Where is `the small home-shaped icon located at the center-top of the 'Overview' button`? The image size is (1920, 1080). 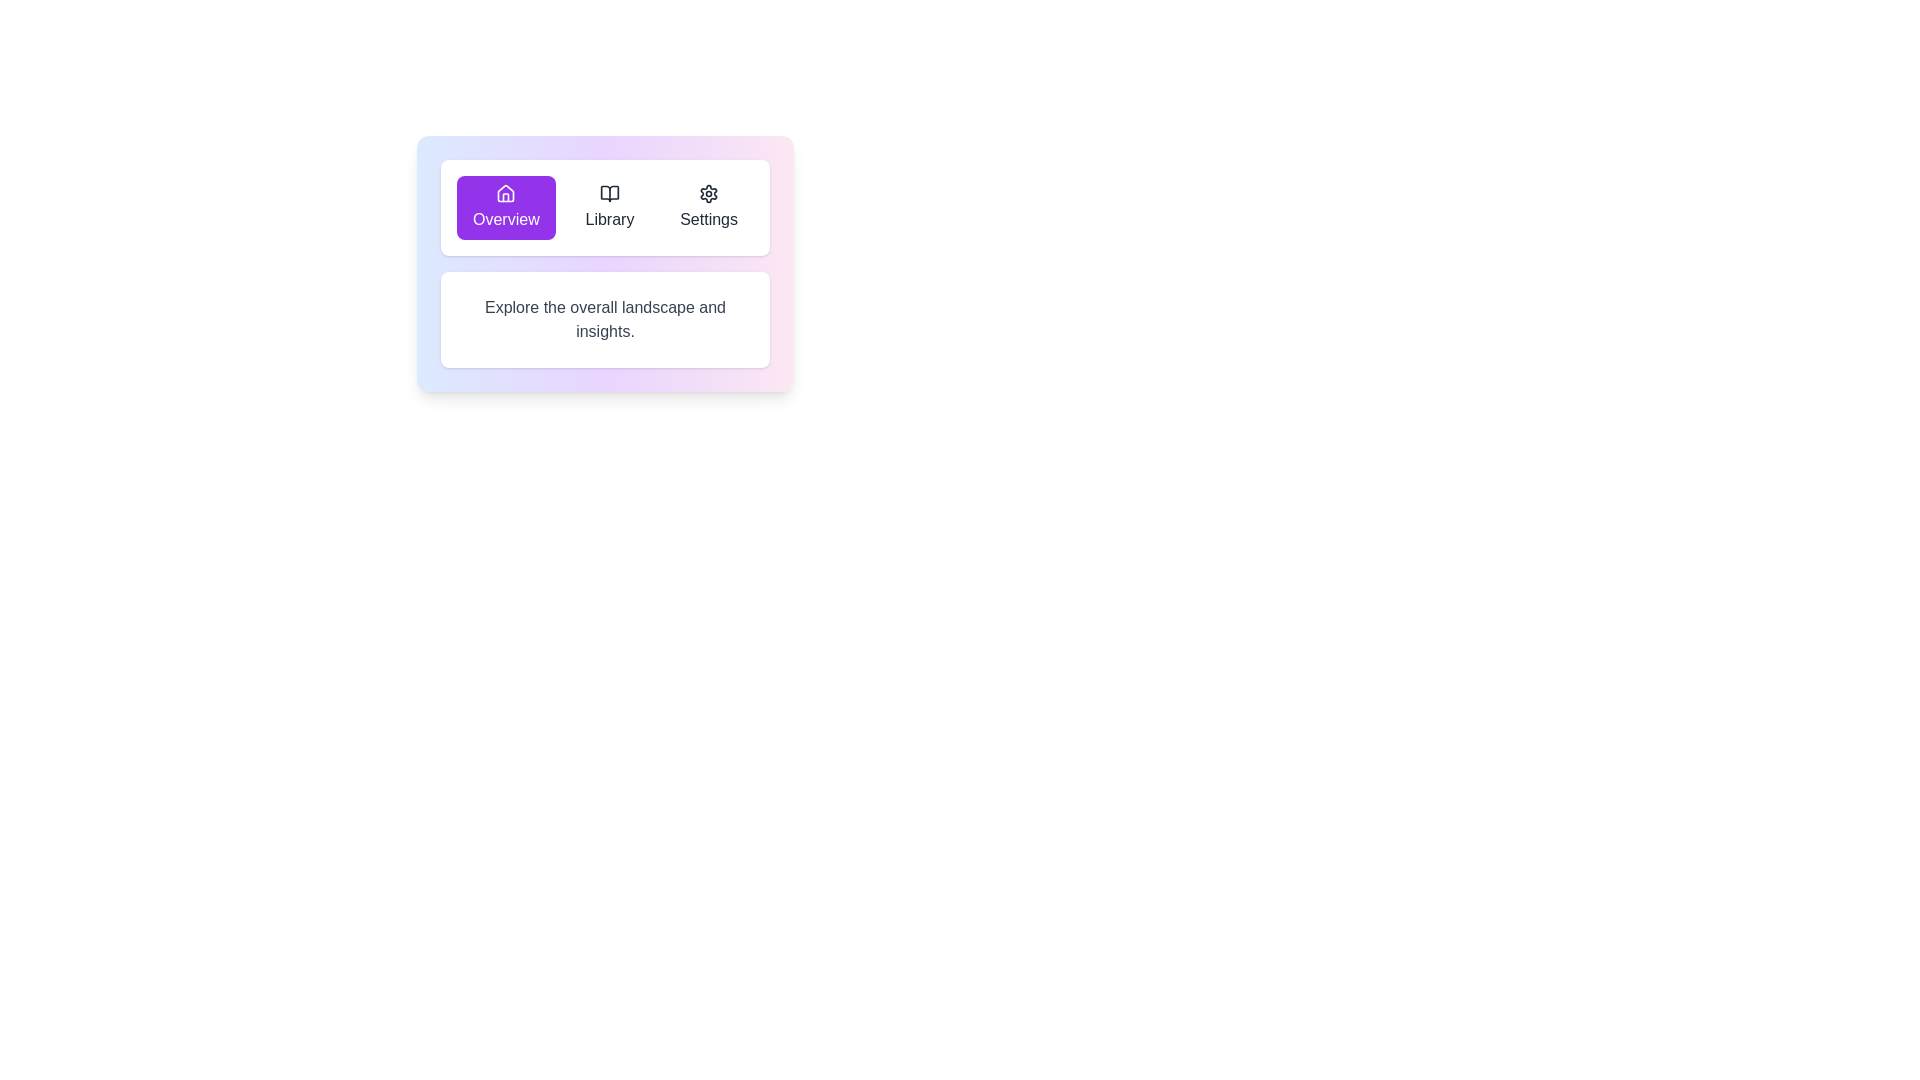 the small home-shaped icon located at the center-top of the 'Overview' button is located at coordinates (506, 193).